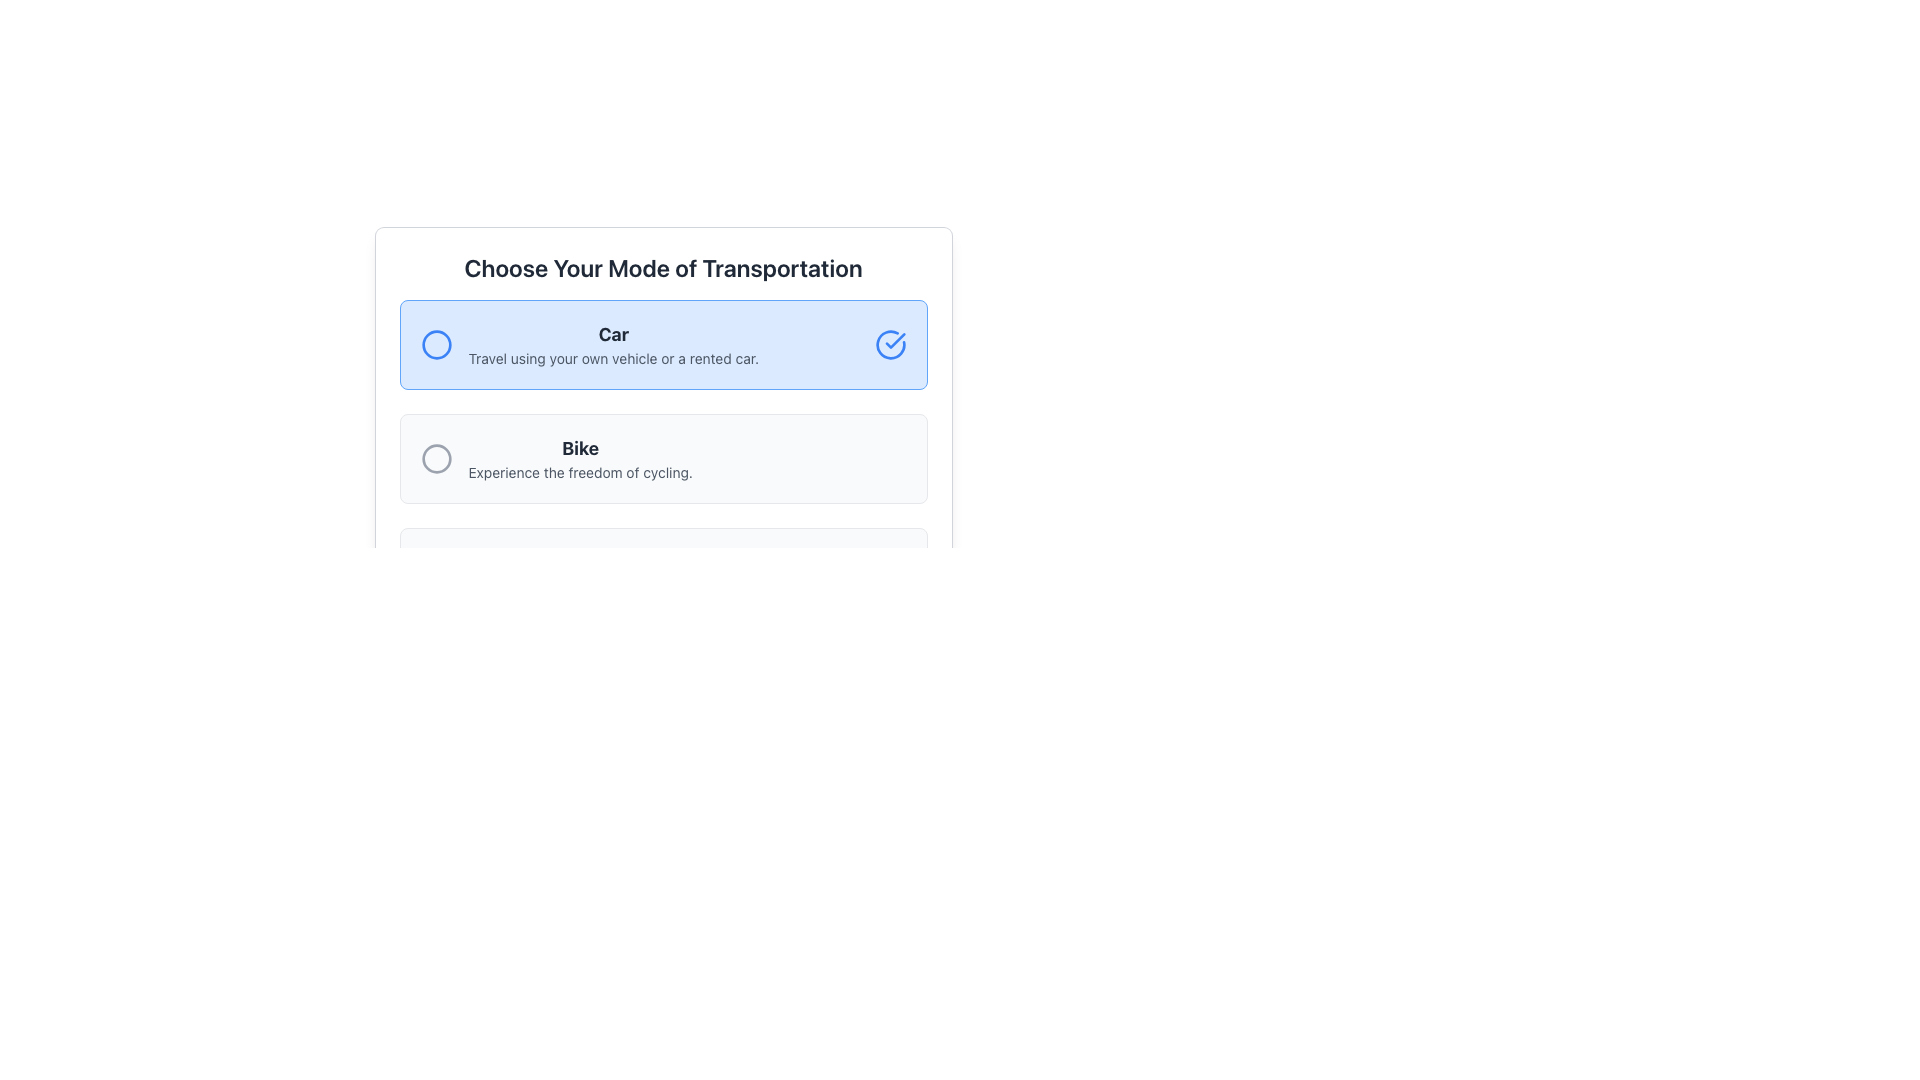 This screenshot has height=1080, width=1920. I want to click on the circular SVG element with a blue outline that represents an icon within the 'Car' selection card, the first option in the transport modes list, so click(435, 343).